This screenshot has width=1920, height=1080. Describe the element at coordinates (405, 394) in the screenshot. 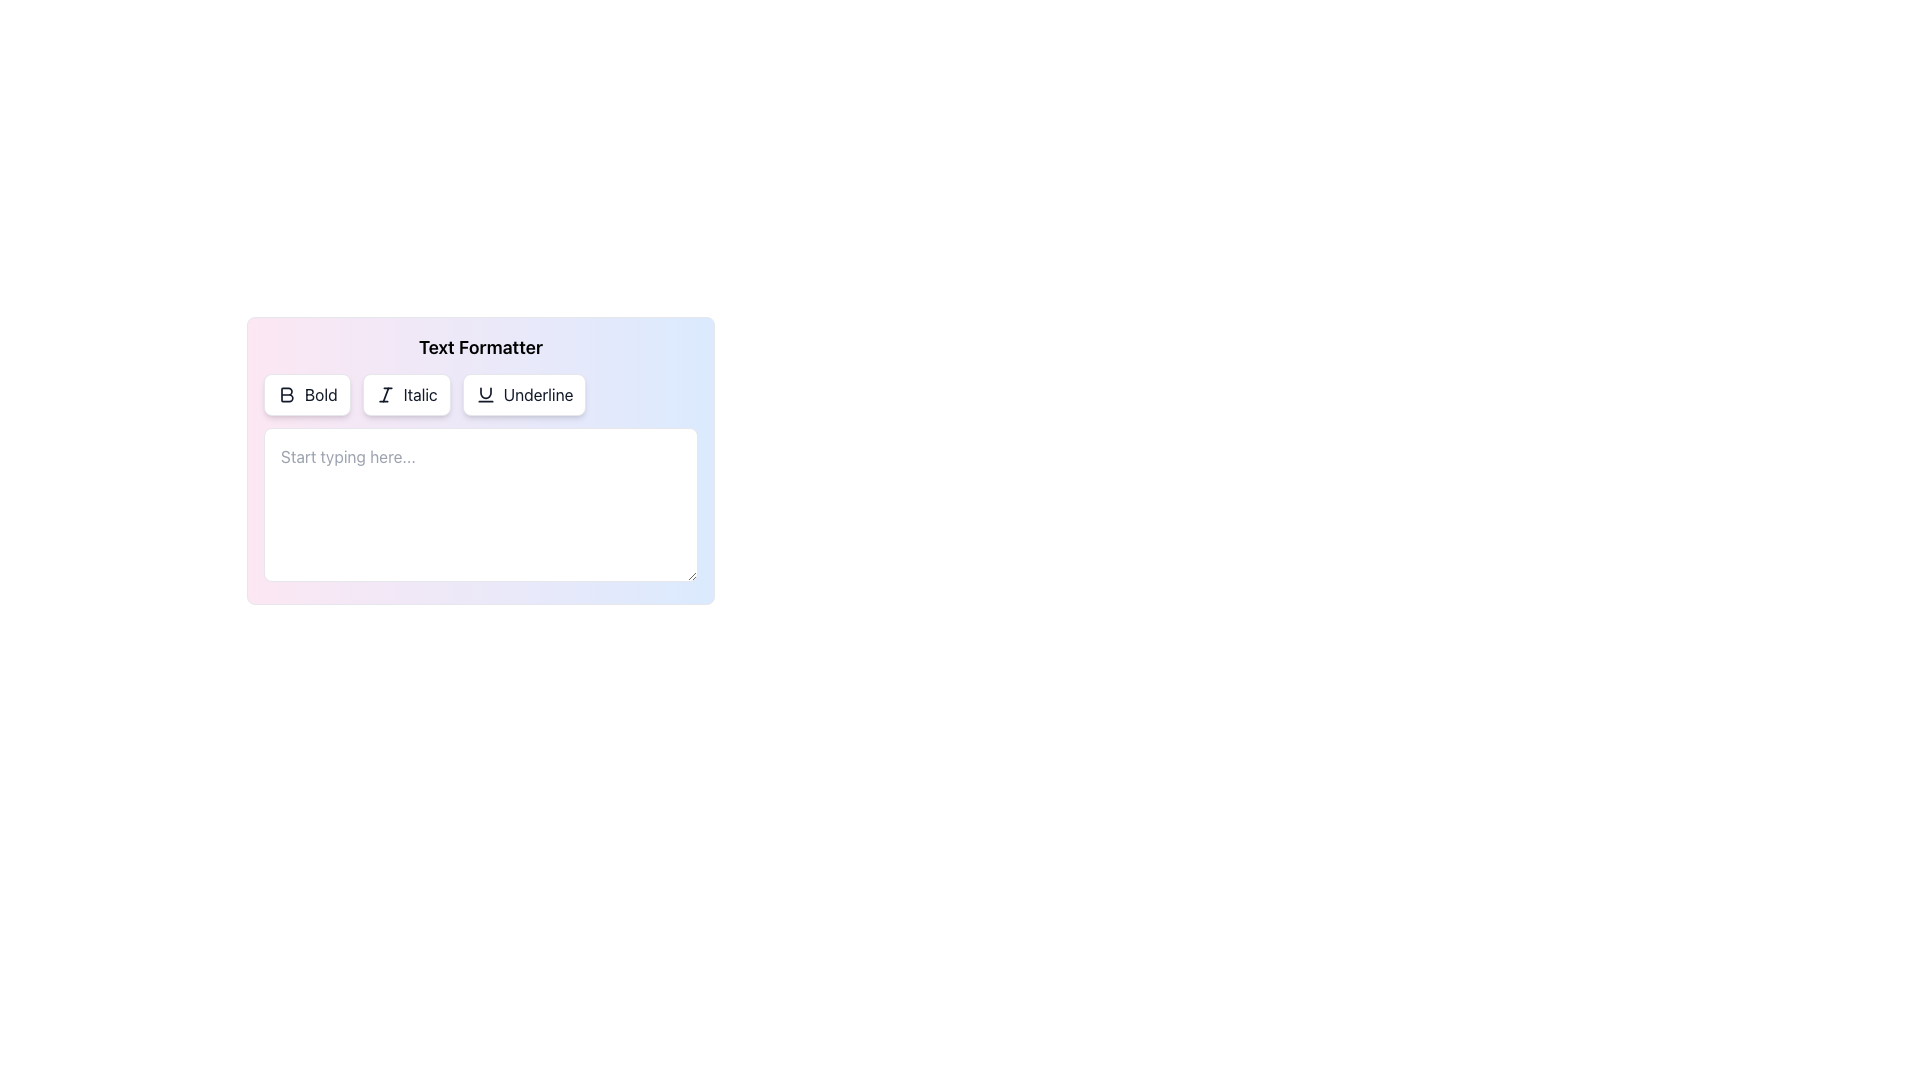

I see `the second button in the horizontal row at the top-left section of the interface` at that location.